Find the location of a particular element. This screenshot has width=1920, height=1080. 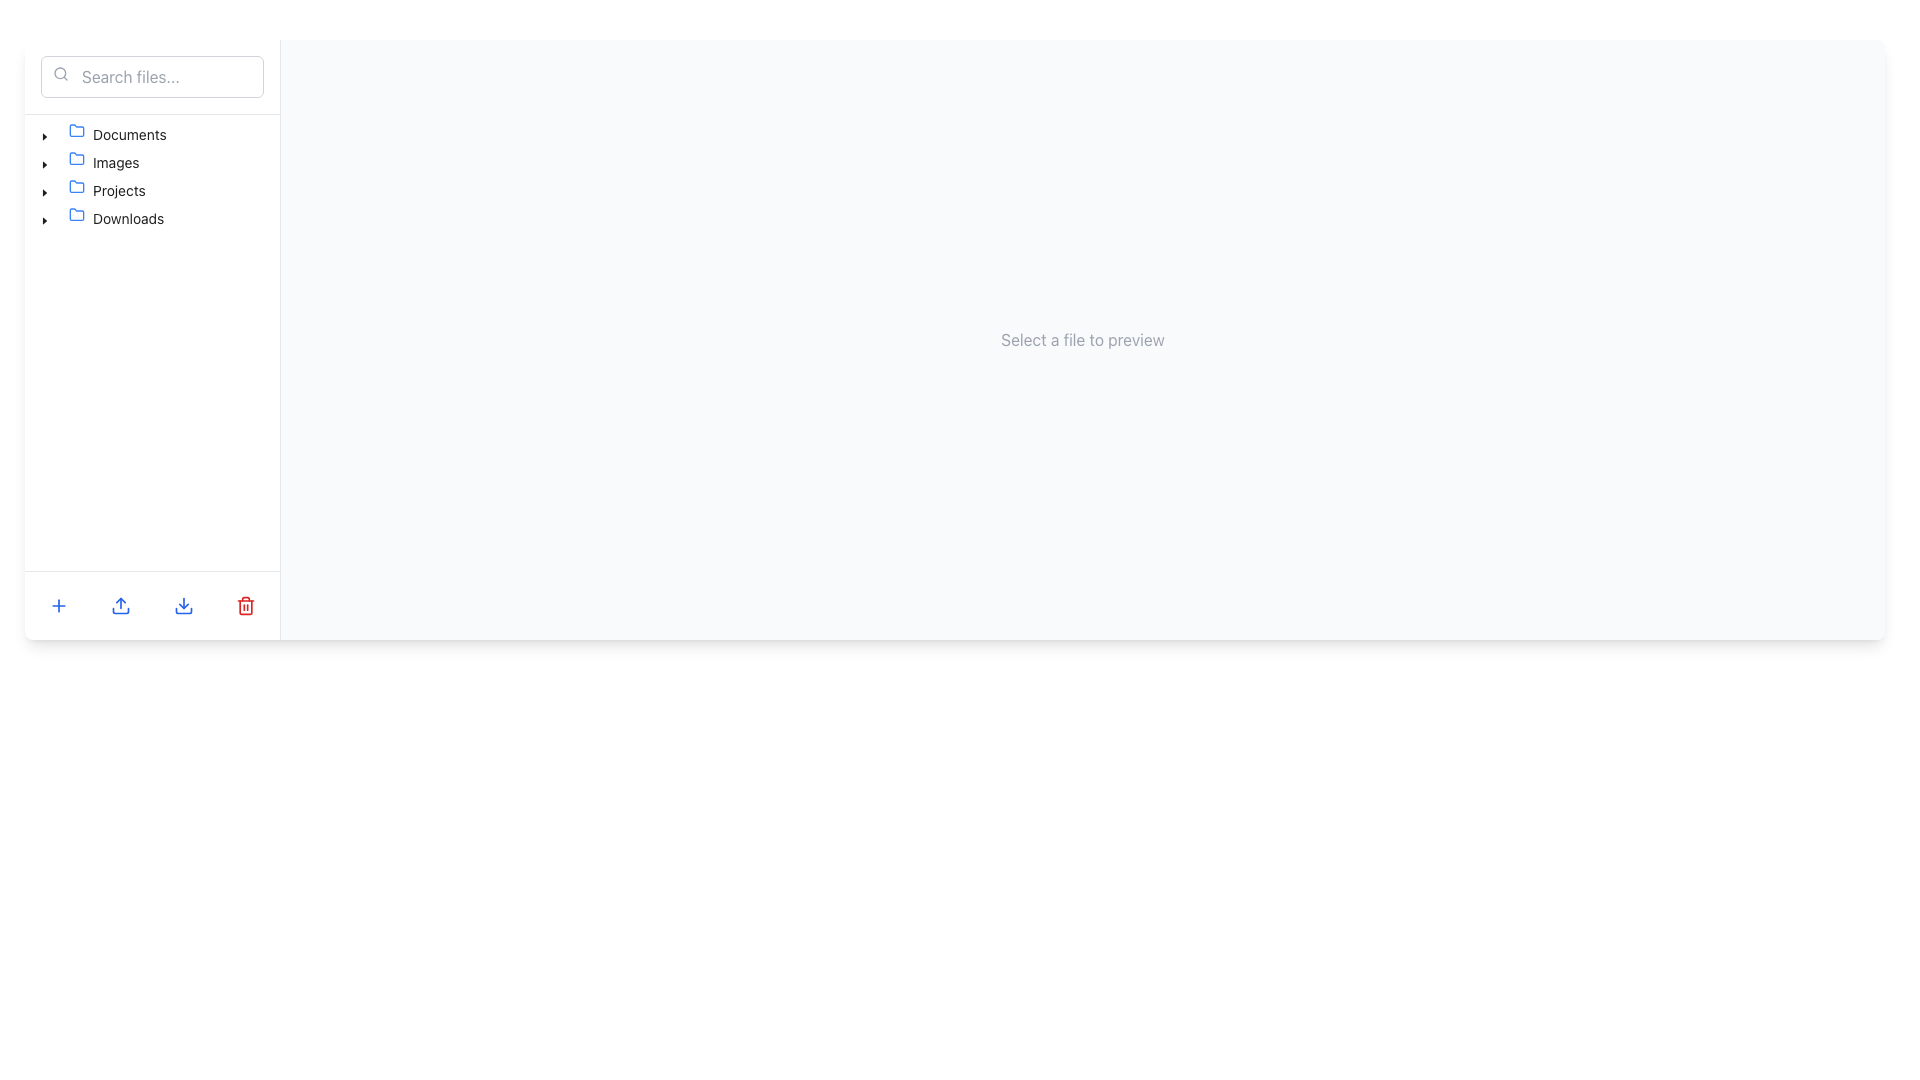

the Toggle icon next to the 'Projects' label is located at coordinates (44, 191).